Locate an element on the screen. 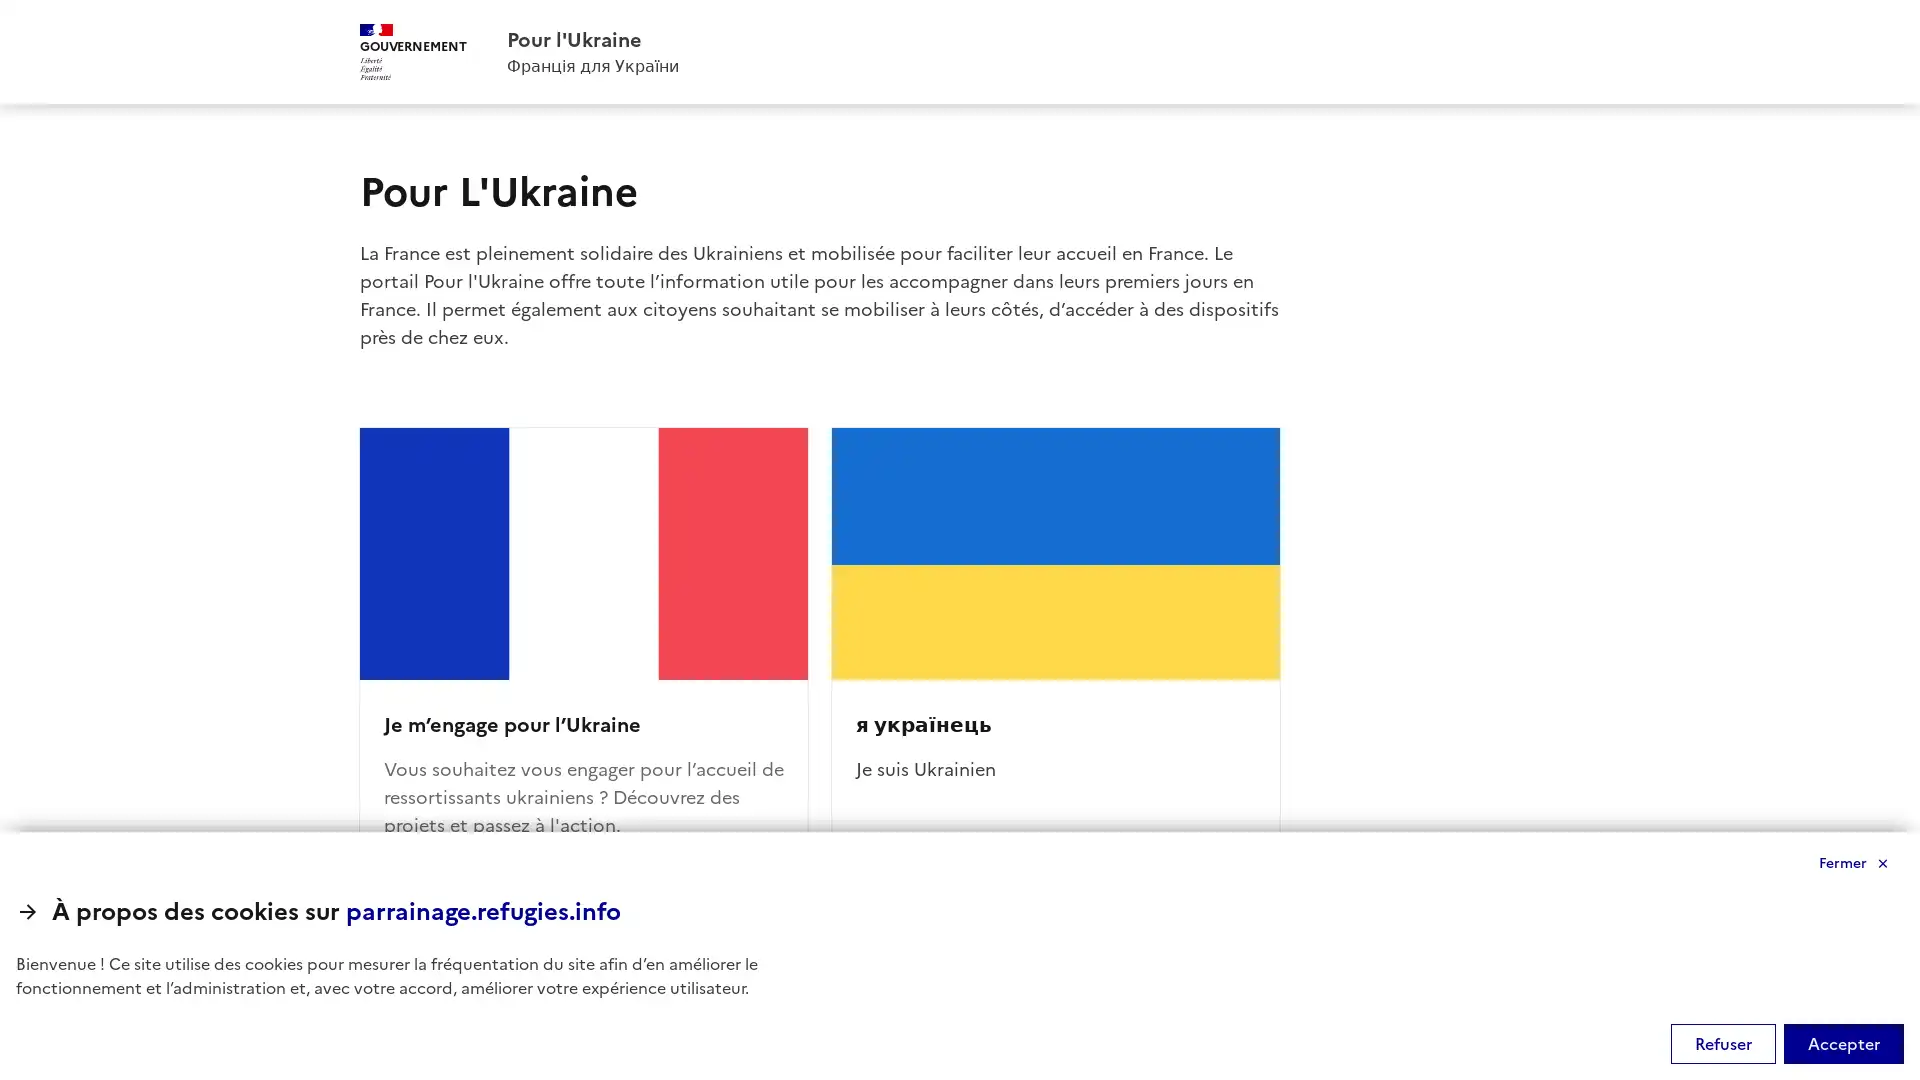 This screenshot has width=1920, height=1080. Fermer is located at coordinates (1851, 863).